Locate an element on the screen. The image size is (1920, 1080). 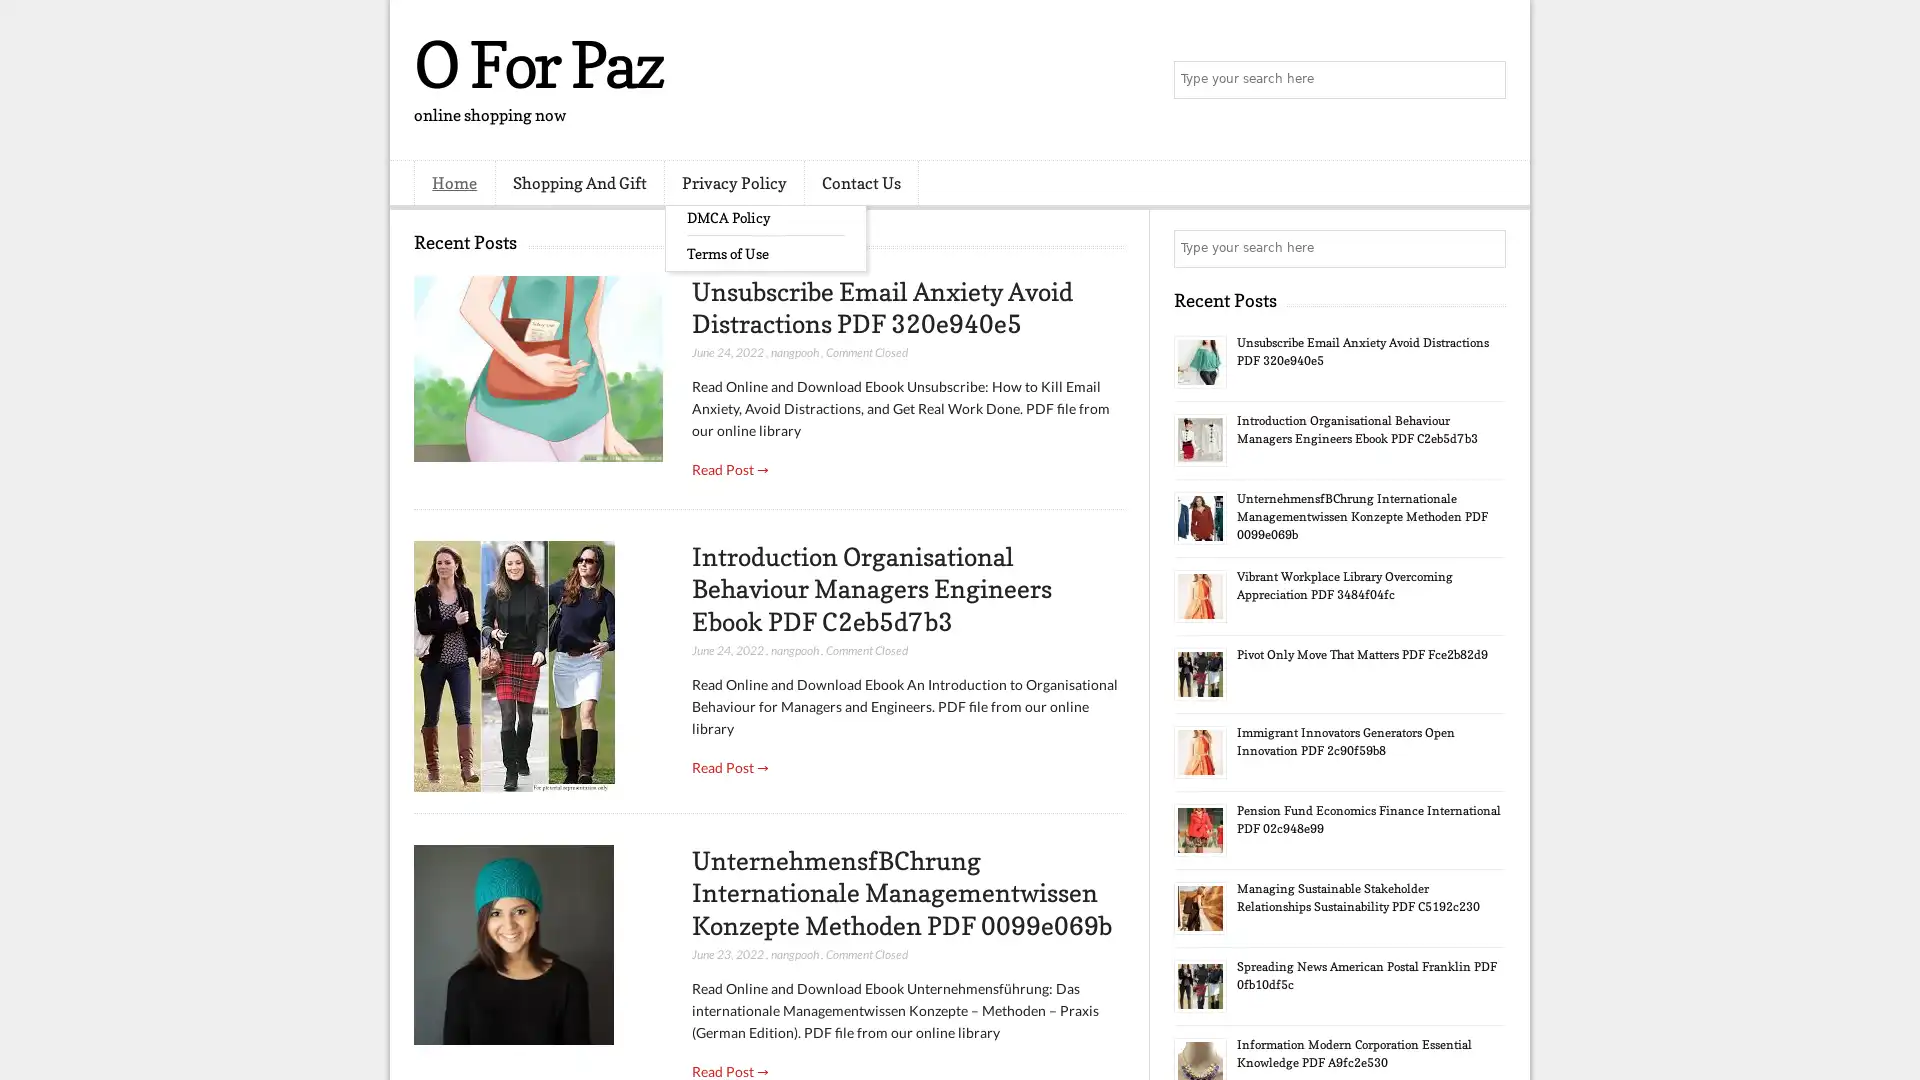
Search is located at coordinates (1485, 248).